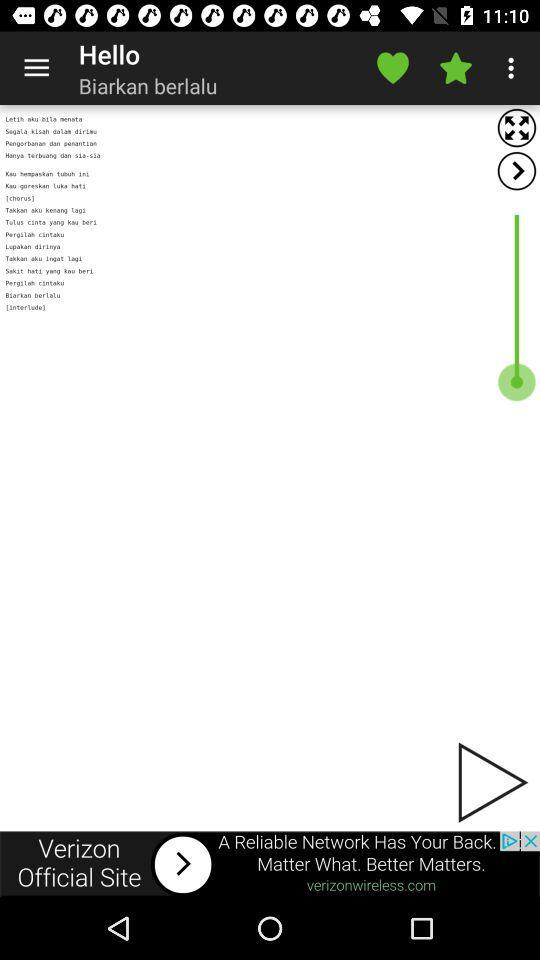 The image size is (540, 960). I want to click on advertise a website, so click(270, 863).